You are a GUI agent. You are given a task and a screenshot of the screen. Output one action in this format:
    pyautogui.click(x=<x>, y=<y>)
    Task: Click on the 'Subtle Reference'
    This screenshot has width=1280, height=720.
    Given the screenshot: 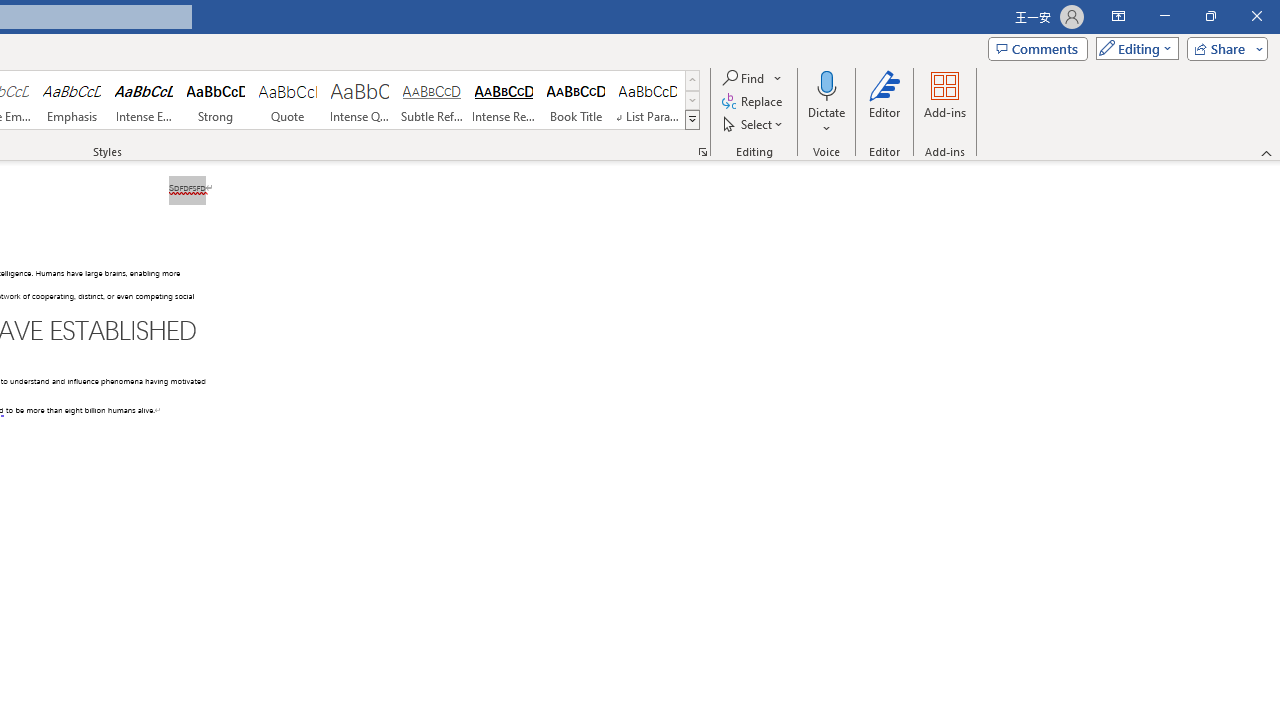 What is the action you would take?
    pyautogui.click(x=431, y=100)
    